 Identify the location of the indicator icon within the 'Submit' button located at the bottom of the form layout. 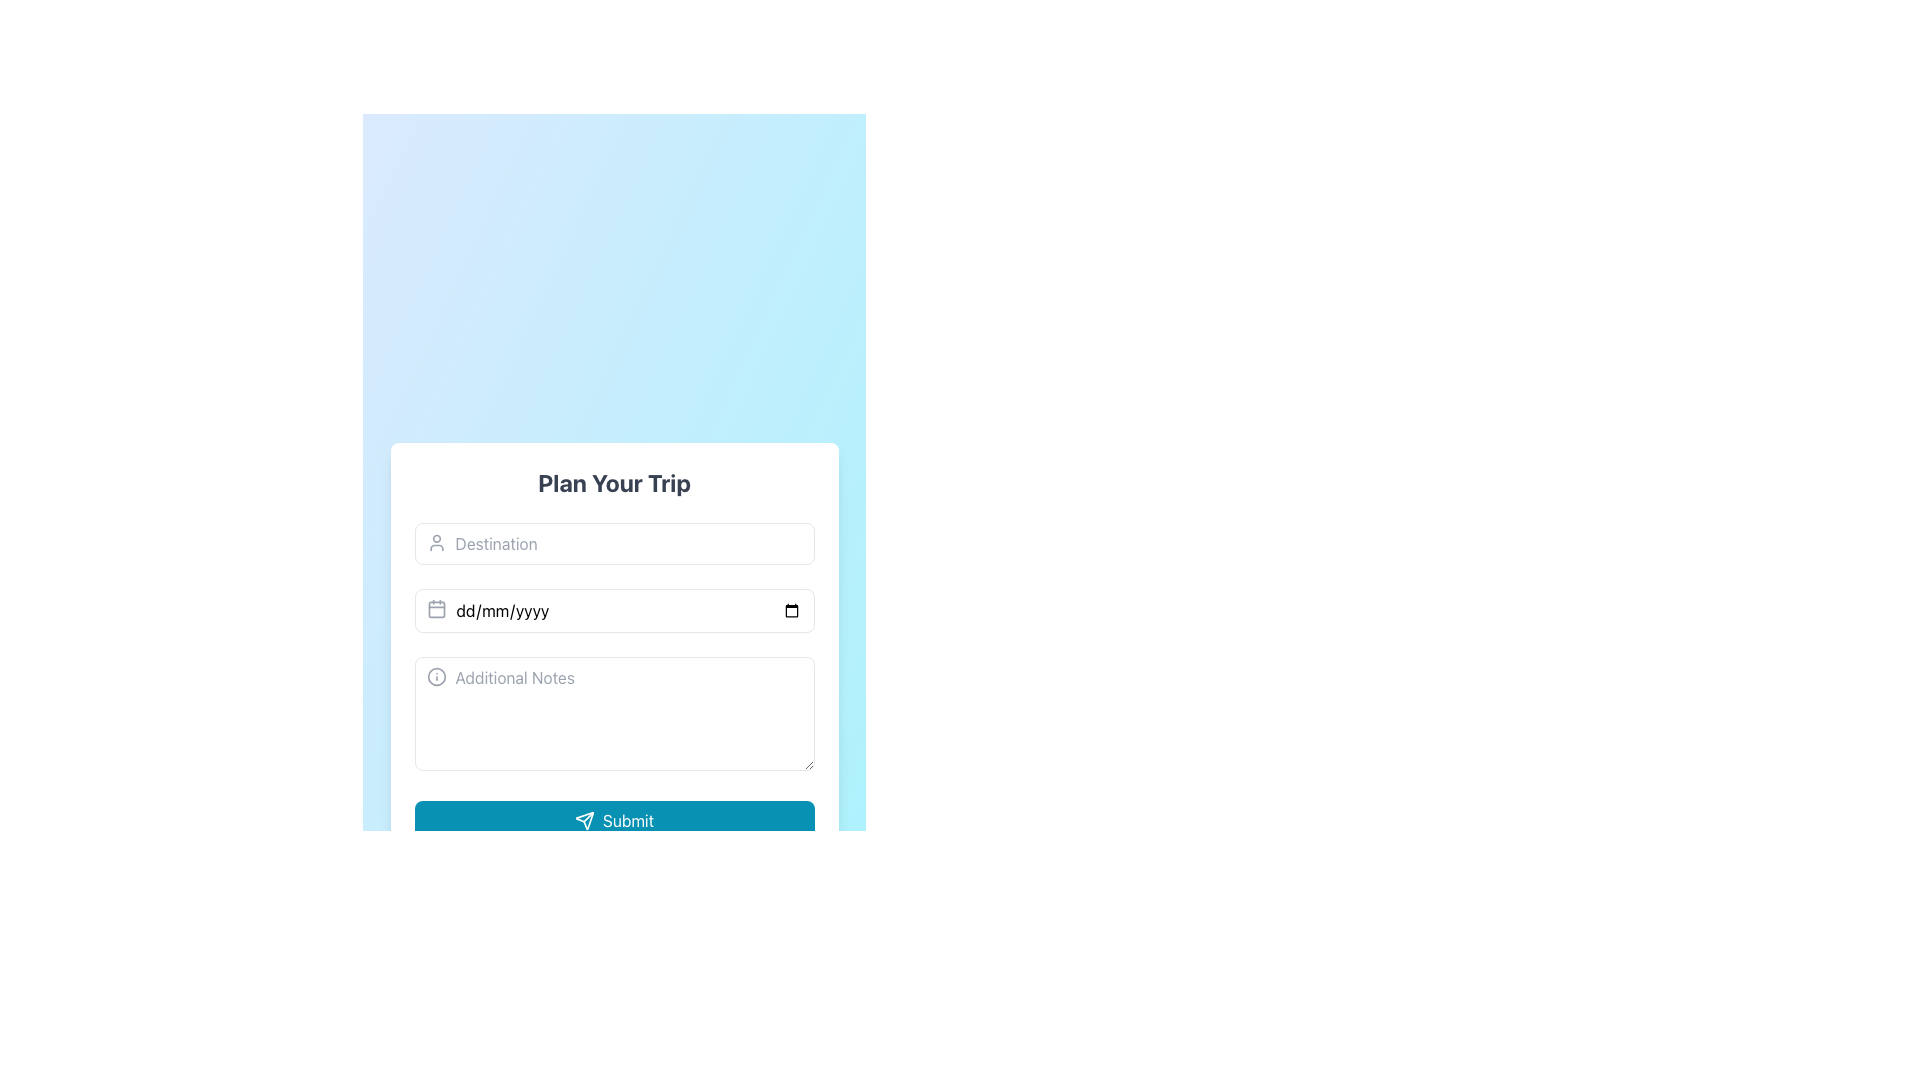
(583, 821).